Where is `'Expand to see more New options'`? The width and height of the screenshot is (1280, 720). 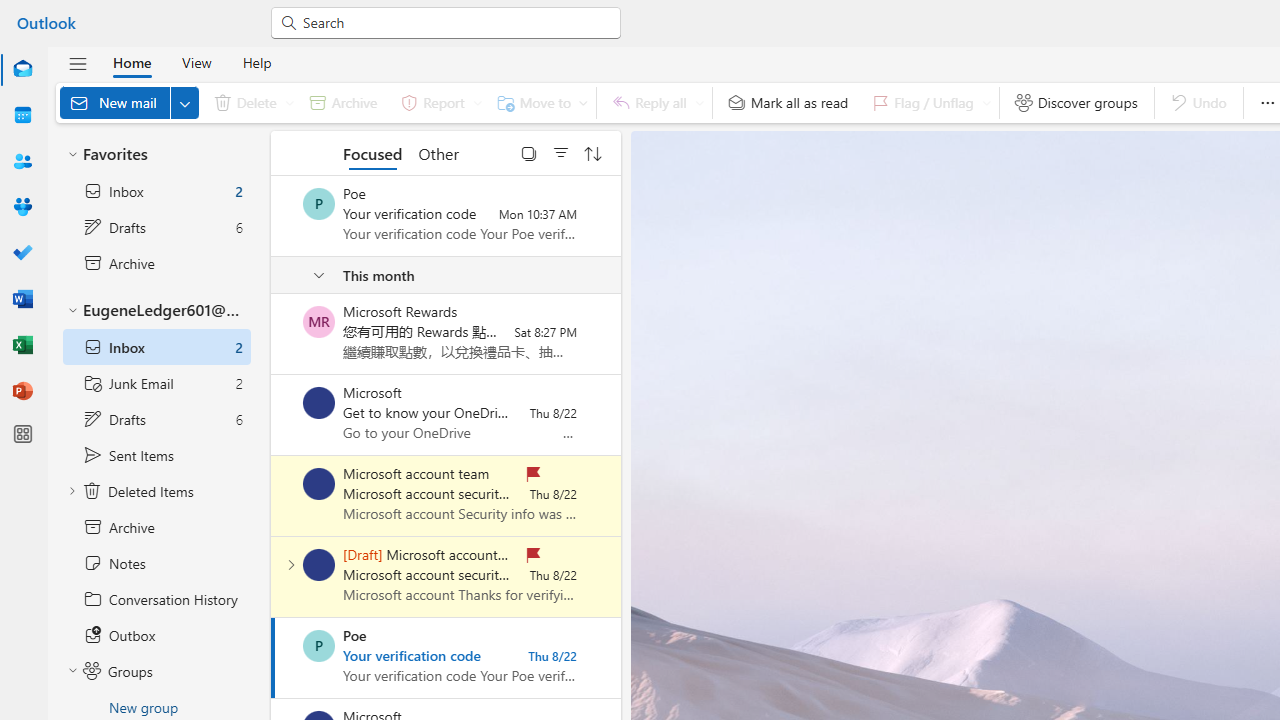
'Expand to see more New options' is located at coordinates (184, 102).